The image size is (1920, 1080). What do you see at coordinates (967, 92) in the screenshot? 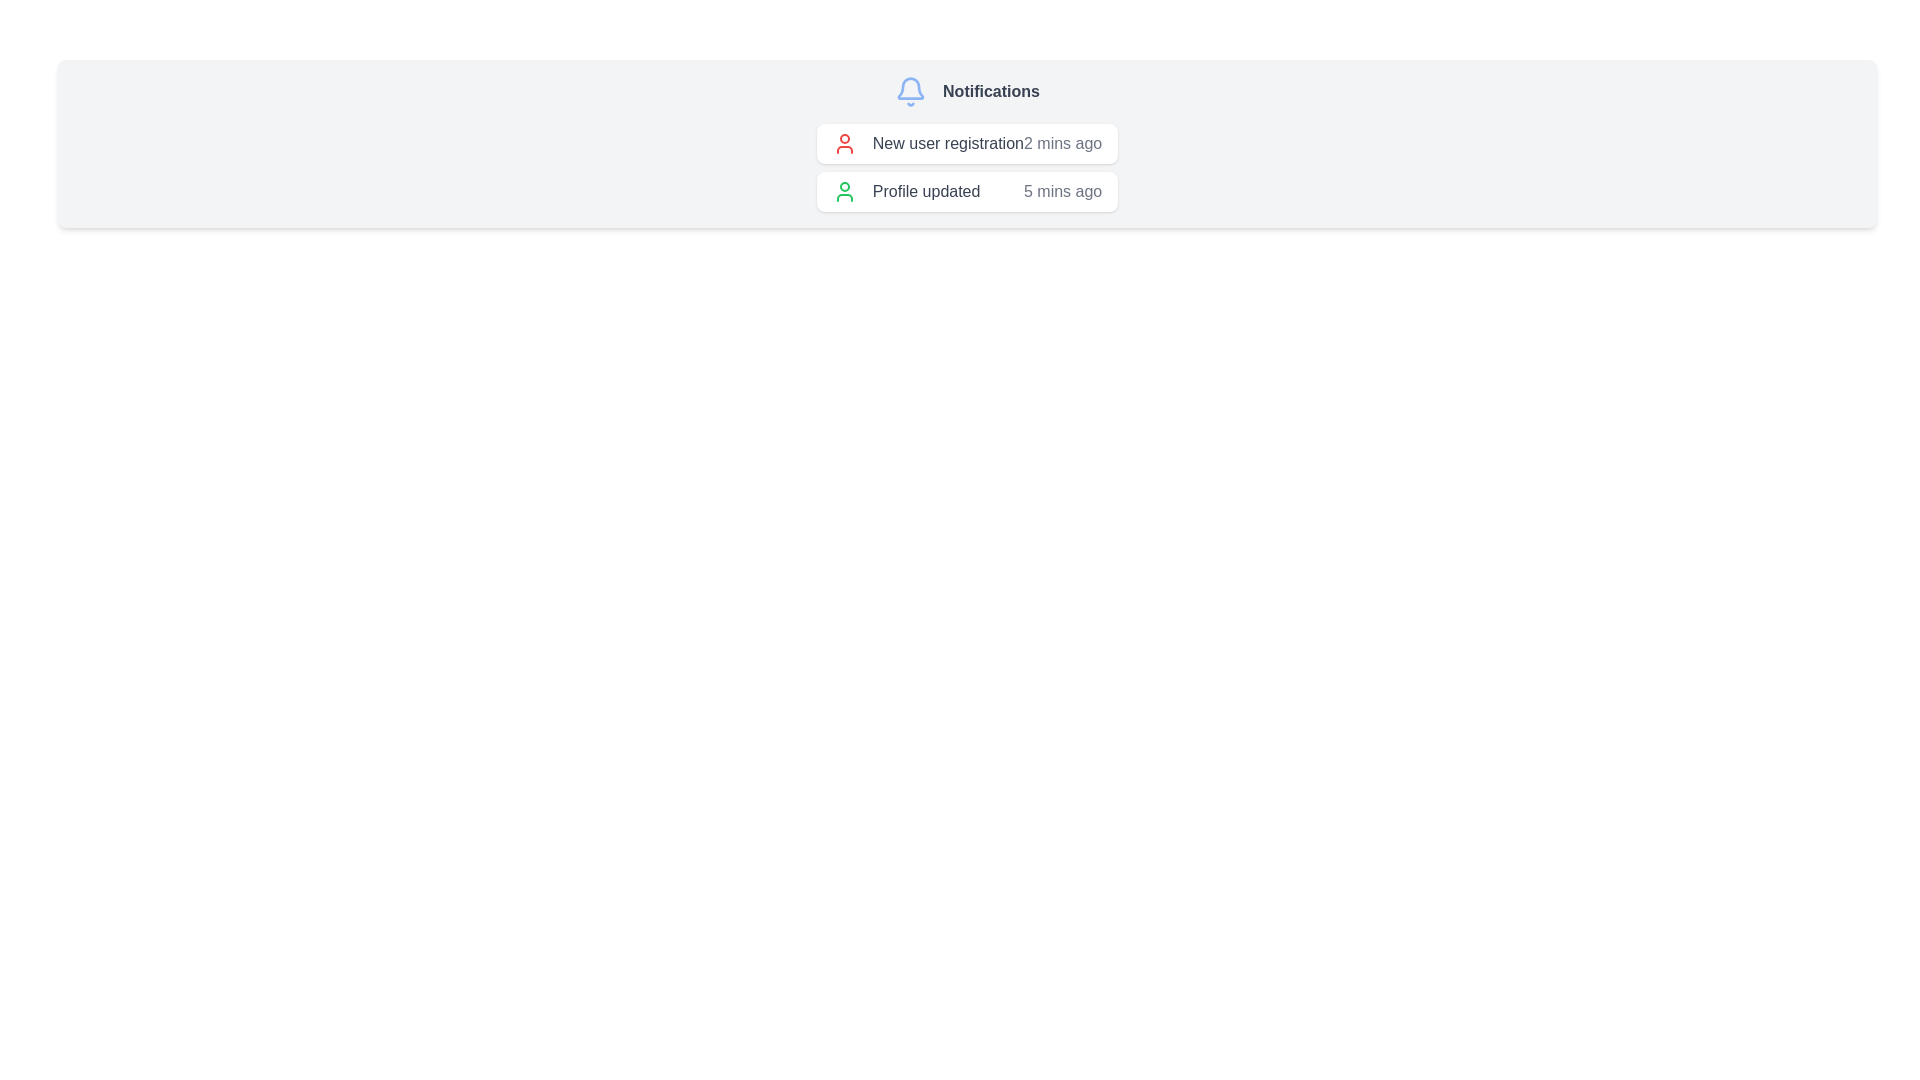
I see `the header element that features a blue bell icon on the left and the bold gray text 'Notifications' to its right, located centrally at the top of the content card` at bounding box center [967, 92].